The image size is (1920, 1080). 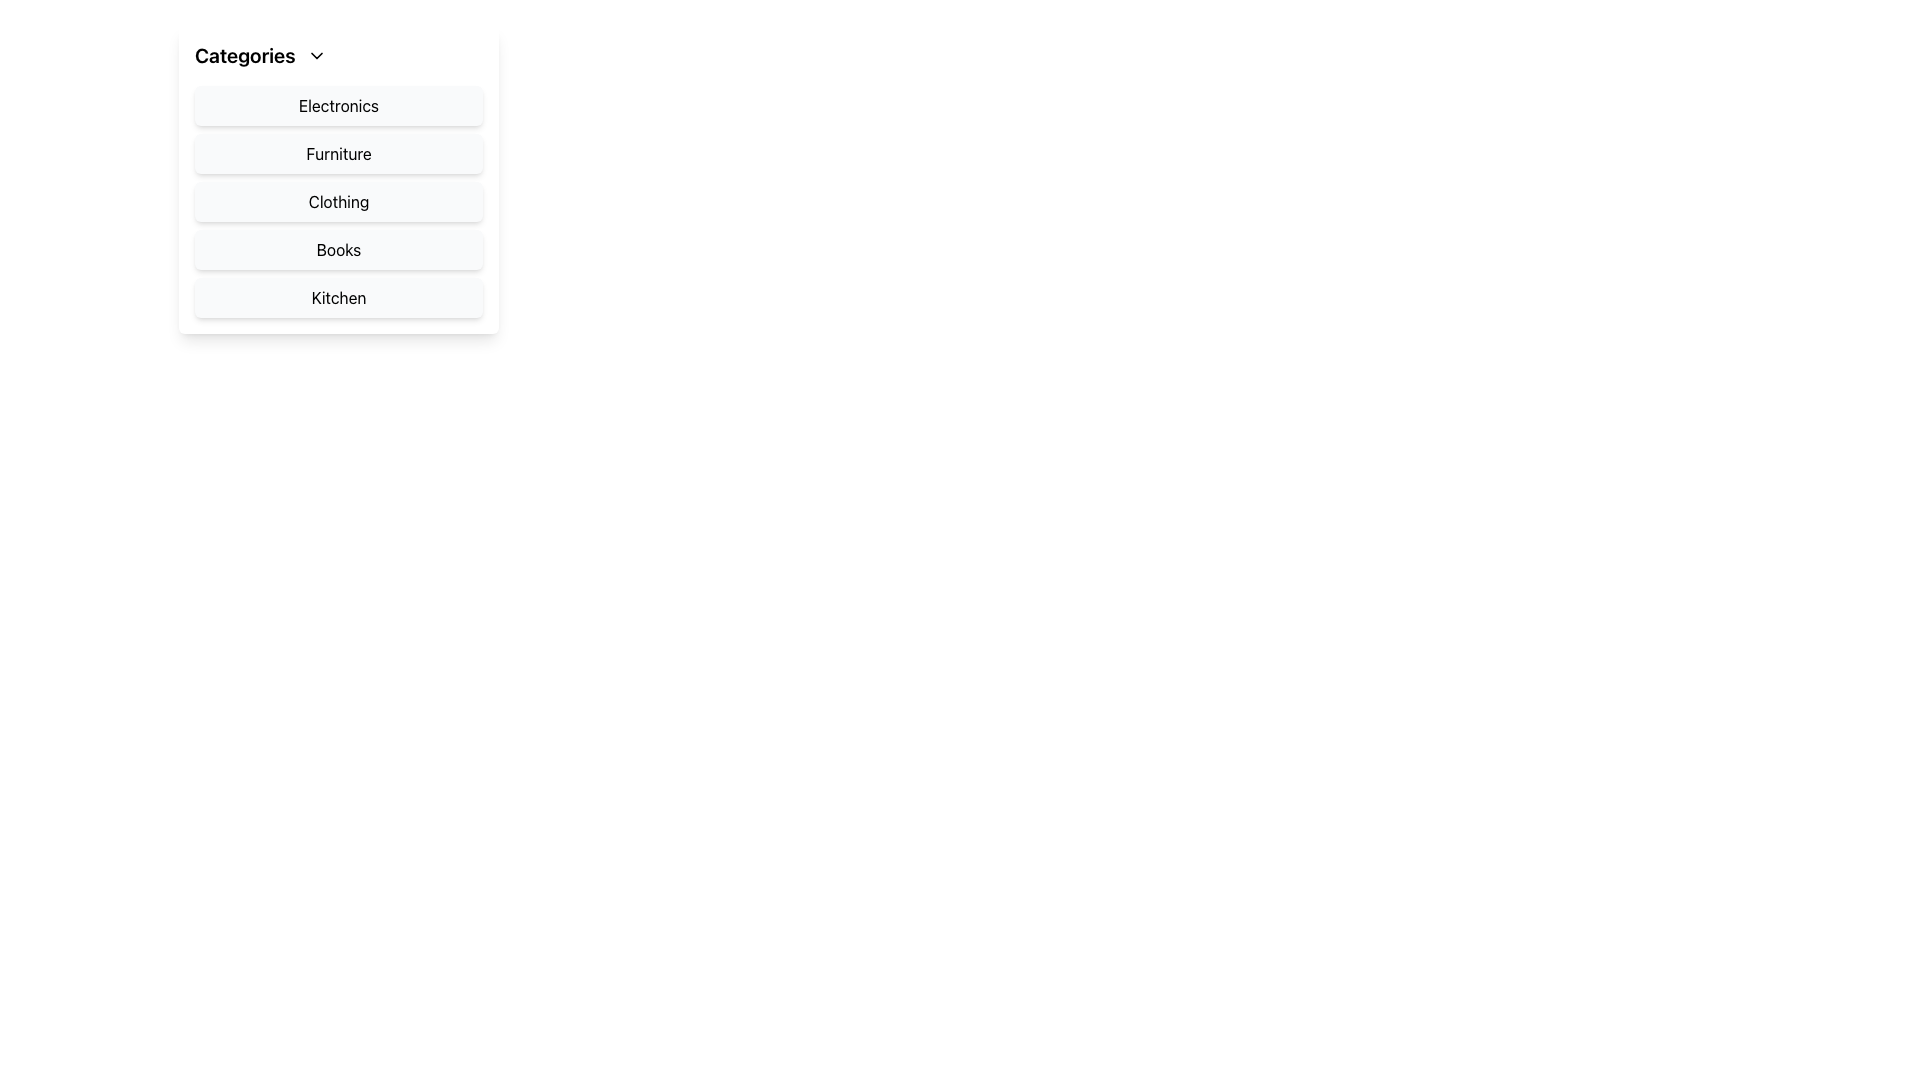 What do you see at coordinates (339, 249) in the screenshot?
I see `the 'Books' category selection button` at bounding box center [339, 249].